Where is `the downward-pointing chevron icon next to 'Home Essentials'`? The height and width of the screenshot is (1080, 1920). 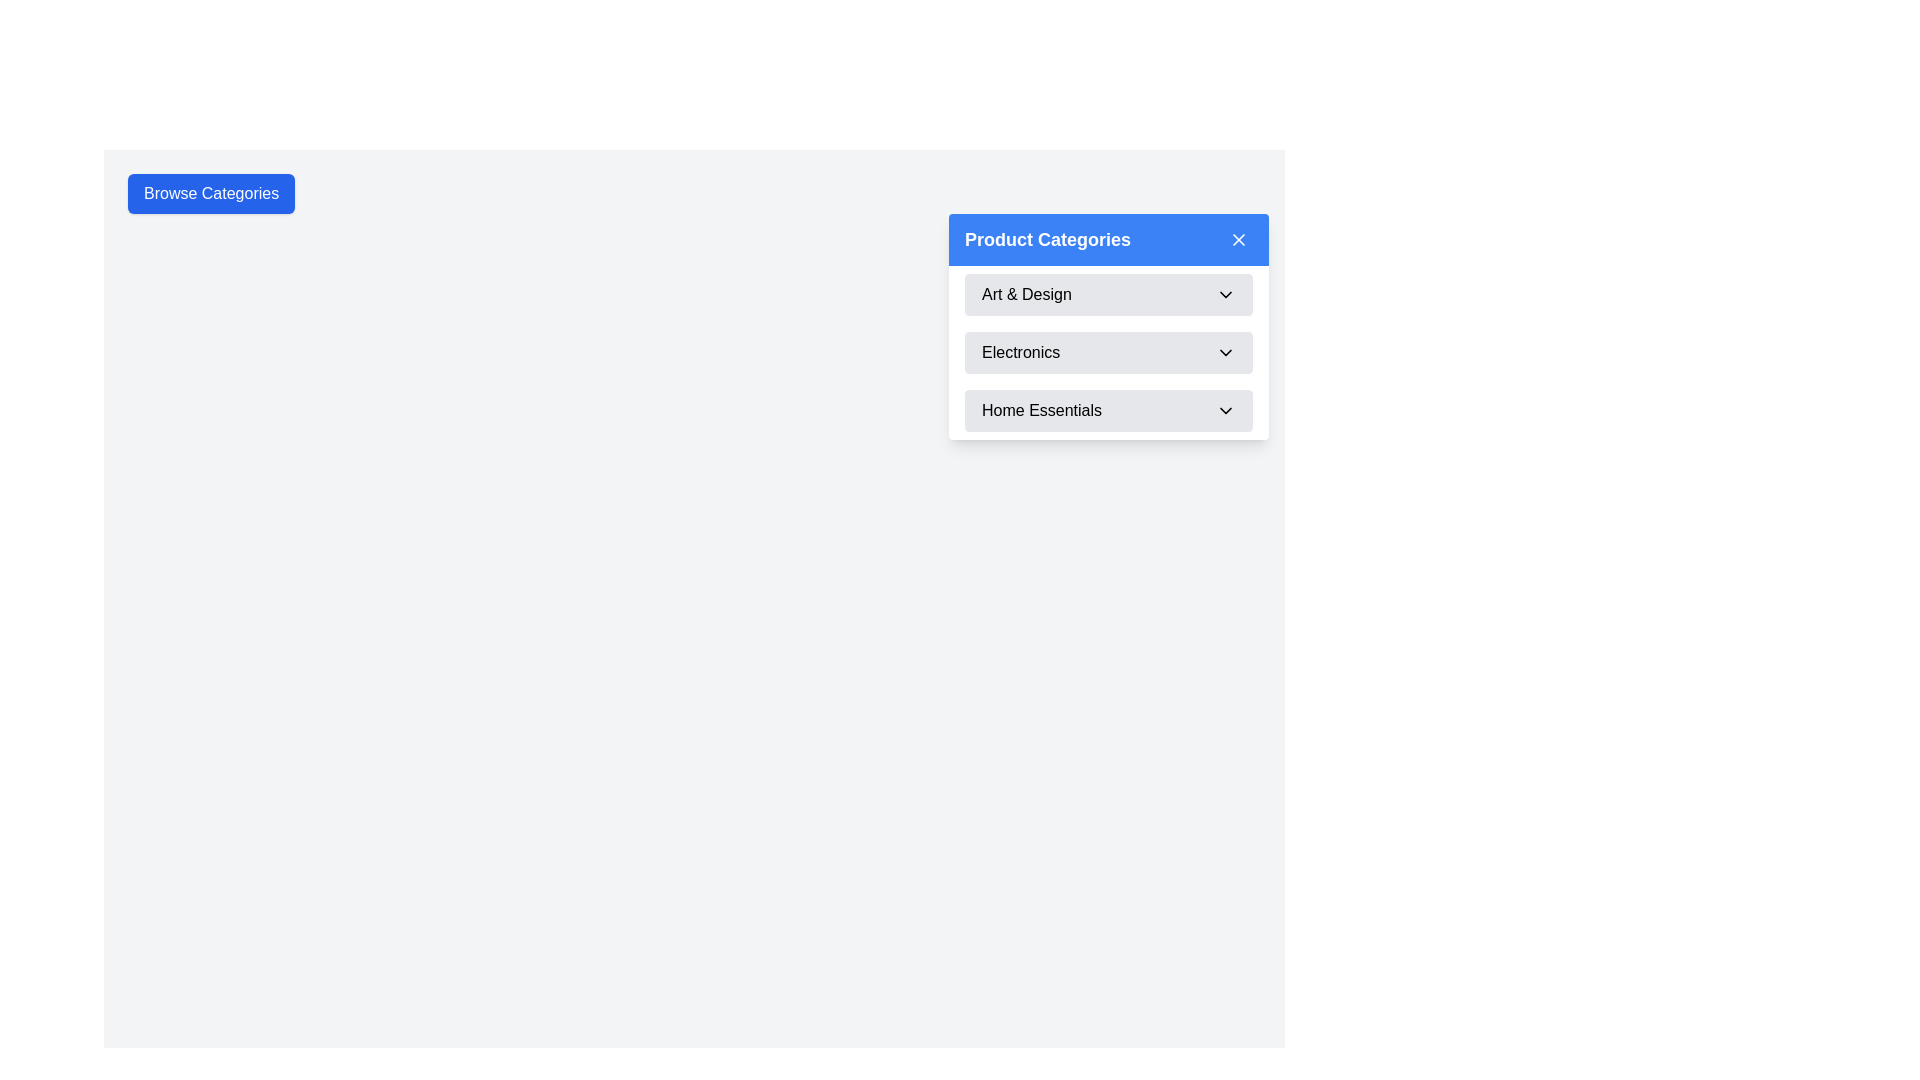 the downward-pointing chevron icon next to 'Home Essentials' is located at coordinates (1224, 410).